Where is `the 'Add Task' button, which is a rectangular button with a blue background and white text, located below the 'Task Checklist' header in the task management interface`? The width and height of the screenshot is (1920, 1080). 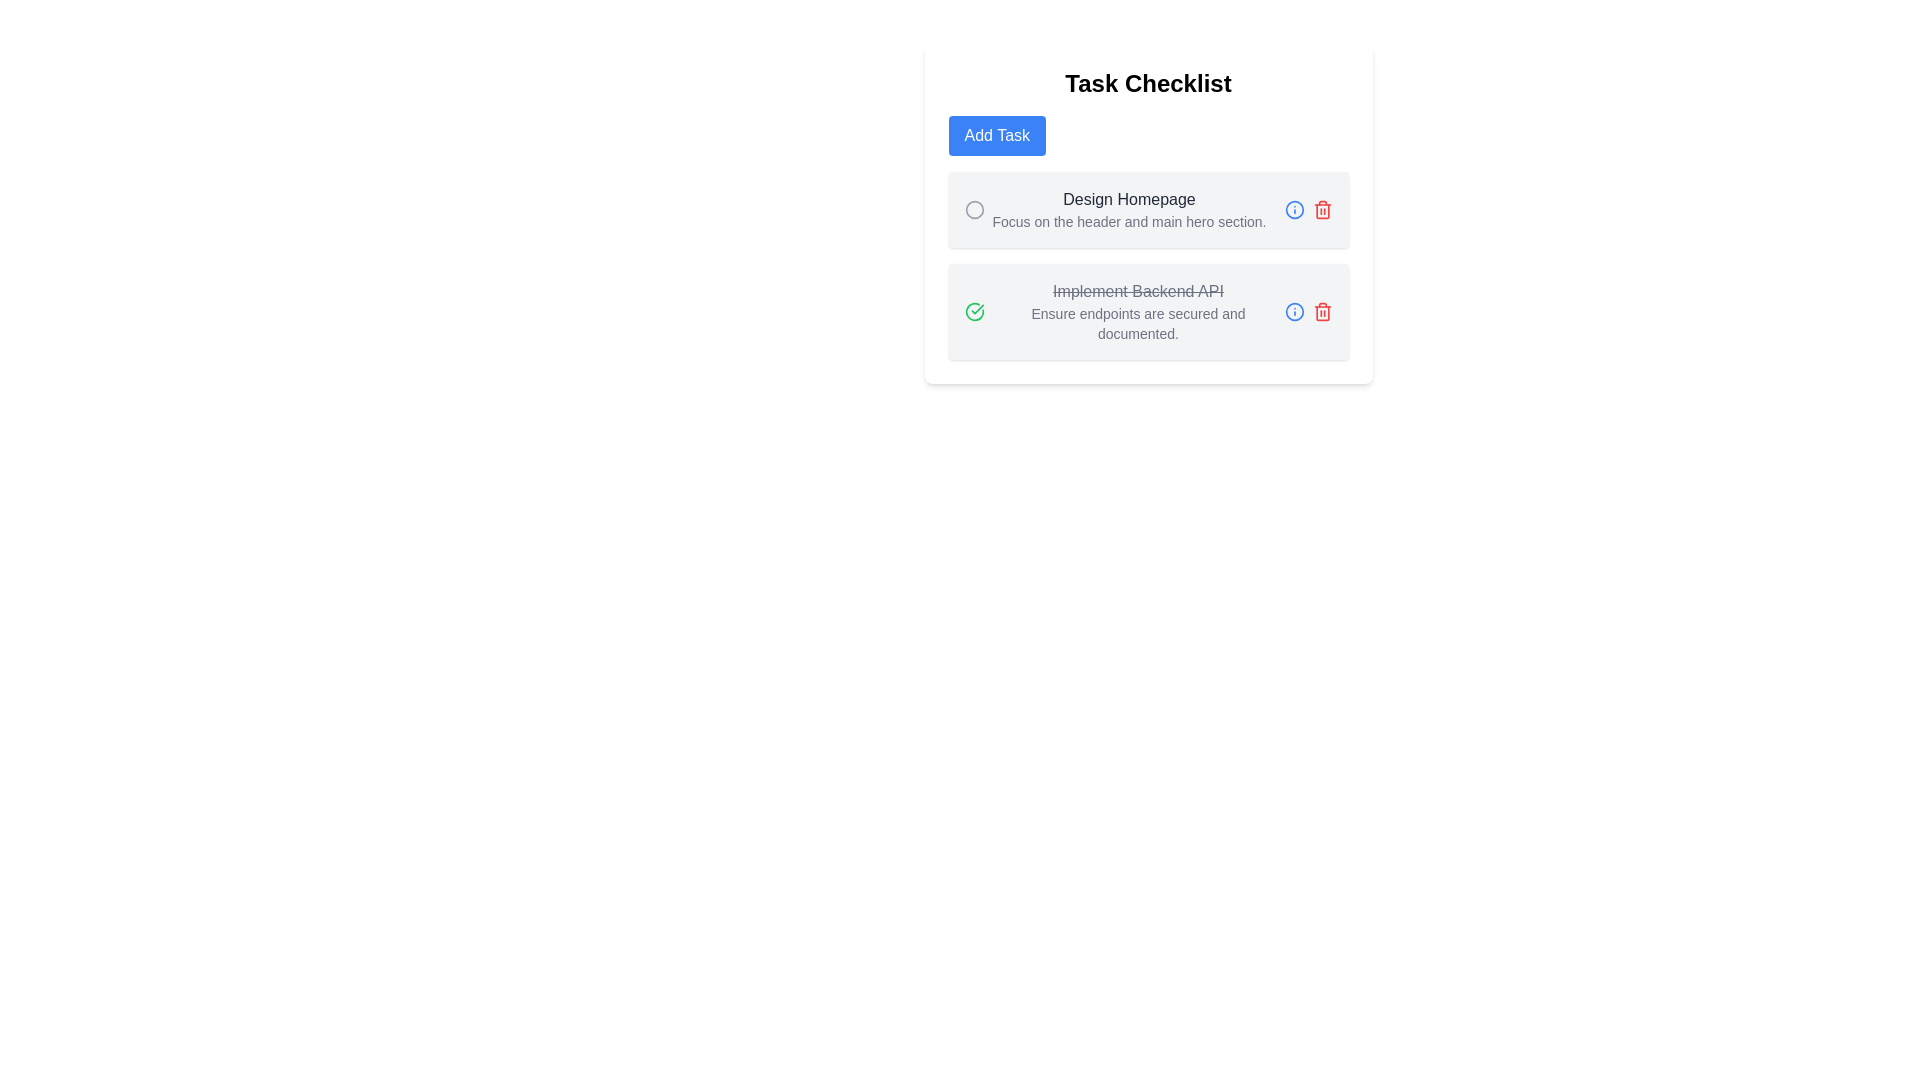
the 'Add Task' button, which is a rectangular button with a blue background and white text, located below the 'Task Checklist' header in the task management interface is located at coordinates (997, 135).